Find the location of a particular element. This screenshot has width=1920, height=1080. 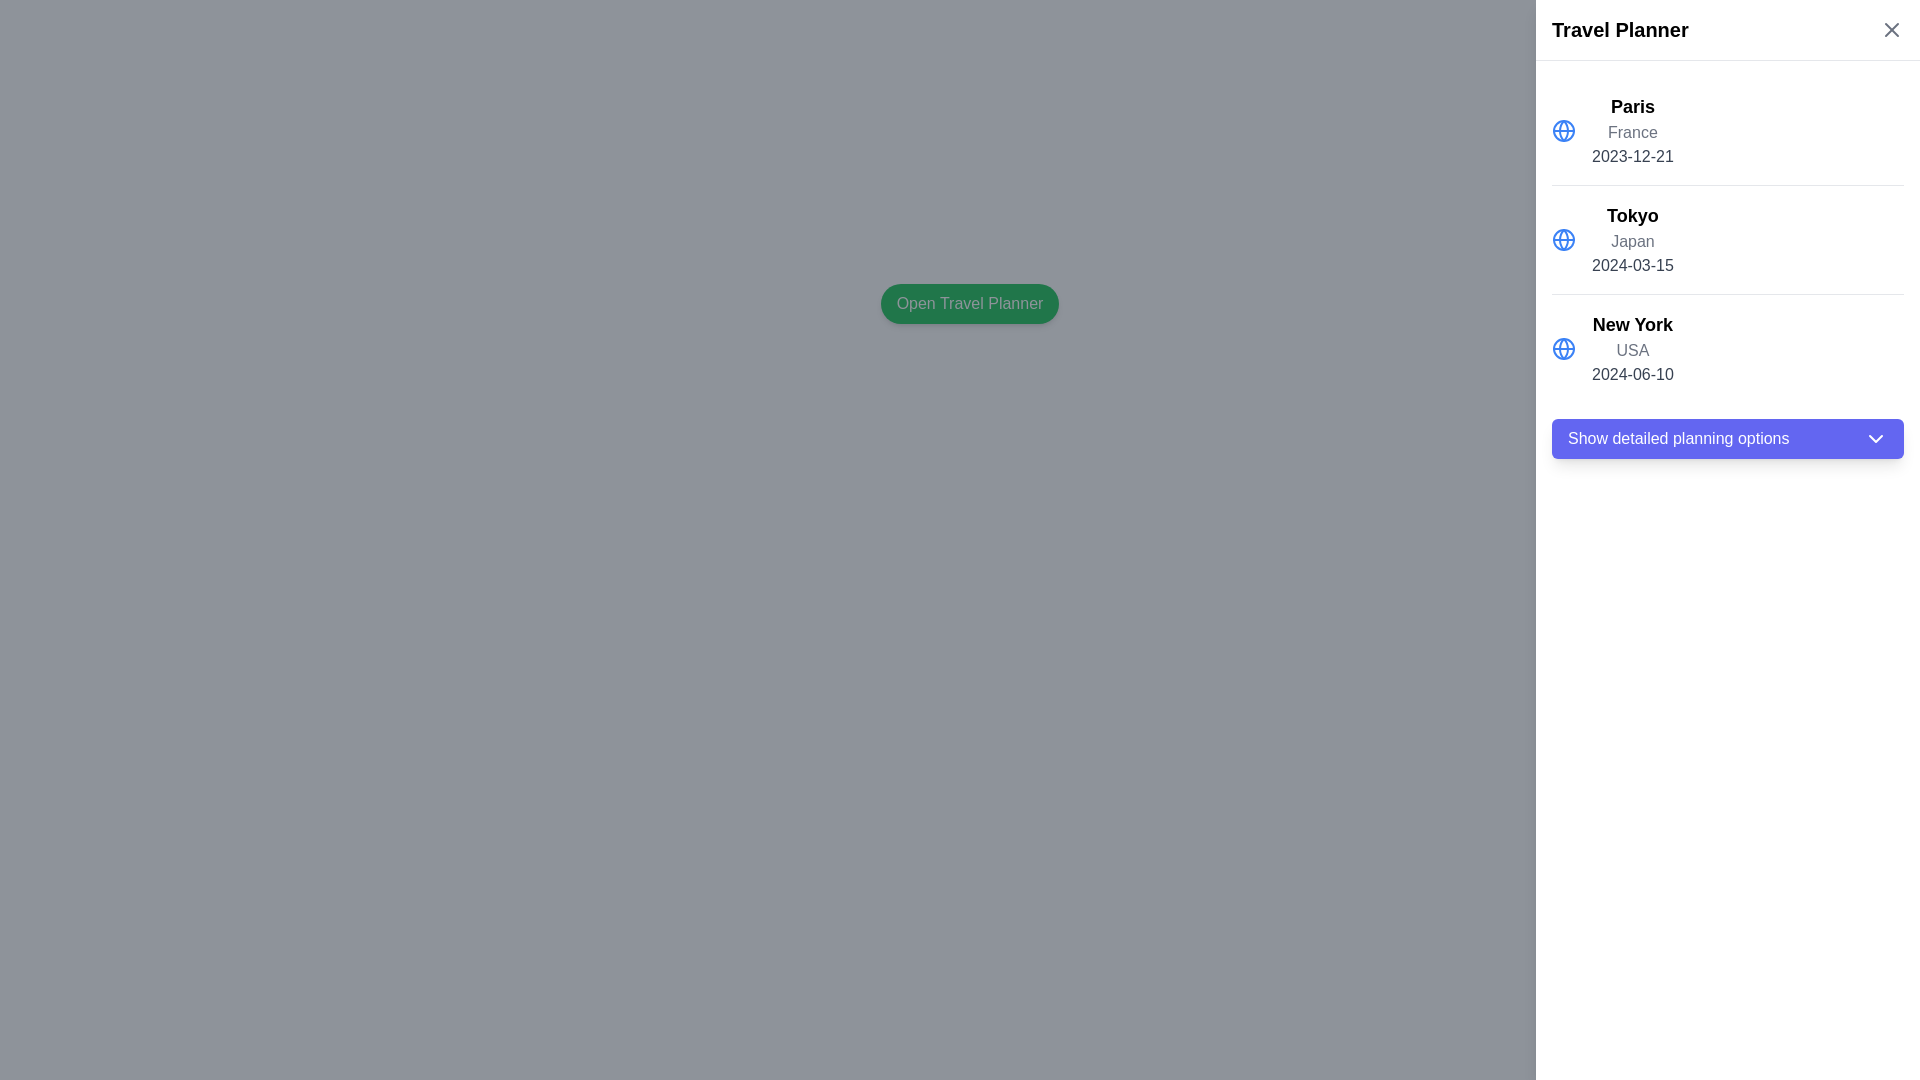

the text label displaying the date '2024-06-10' located in the right-hand panel titled 'Travel Planner', positioned beneath 'USA' and 'New York' is located at coordinates (1632, 374).